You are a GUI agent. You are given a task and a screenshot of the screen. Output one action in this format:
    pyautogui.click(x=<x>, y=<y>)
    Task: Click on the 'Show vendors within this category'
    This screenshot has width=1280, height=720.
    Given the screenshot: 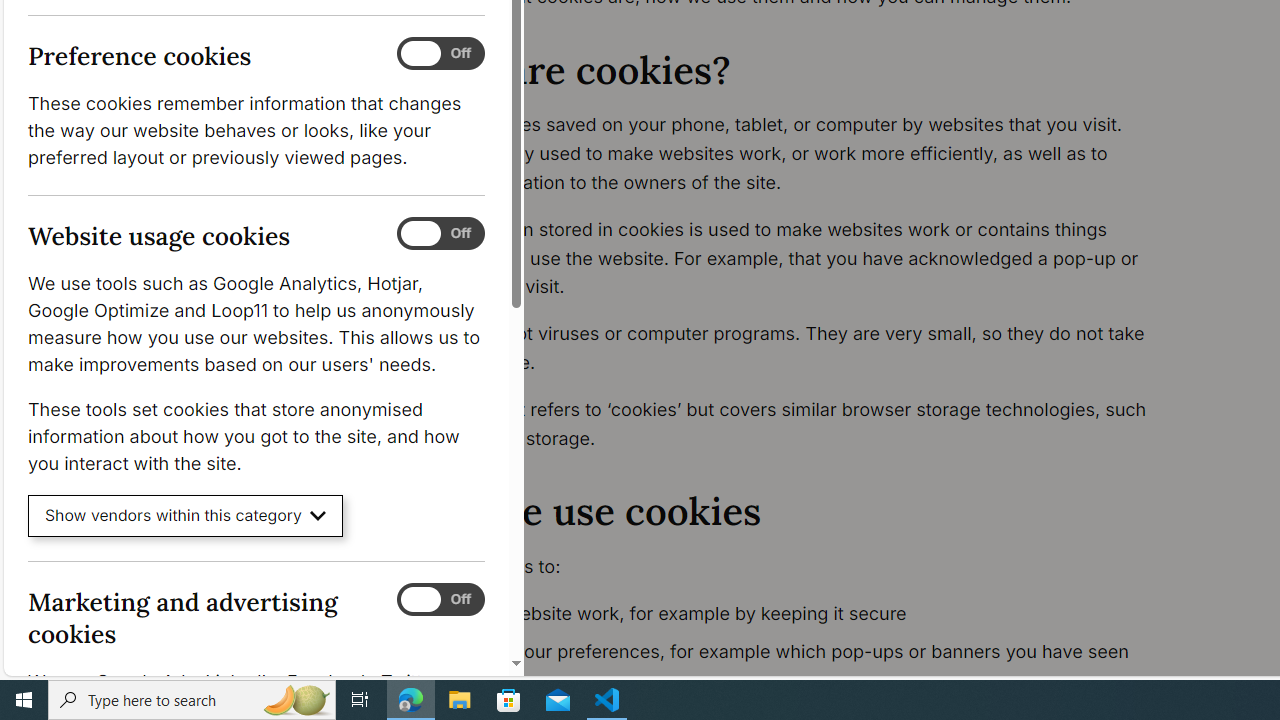 What is the action you would take?
    pyautogui.click(x=185, y=515)
    